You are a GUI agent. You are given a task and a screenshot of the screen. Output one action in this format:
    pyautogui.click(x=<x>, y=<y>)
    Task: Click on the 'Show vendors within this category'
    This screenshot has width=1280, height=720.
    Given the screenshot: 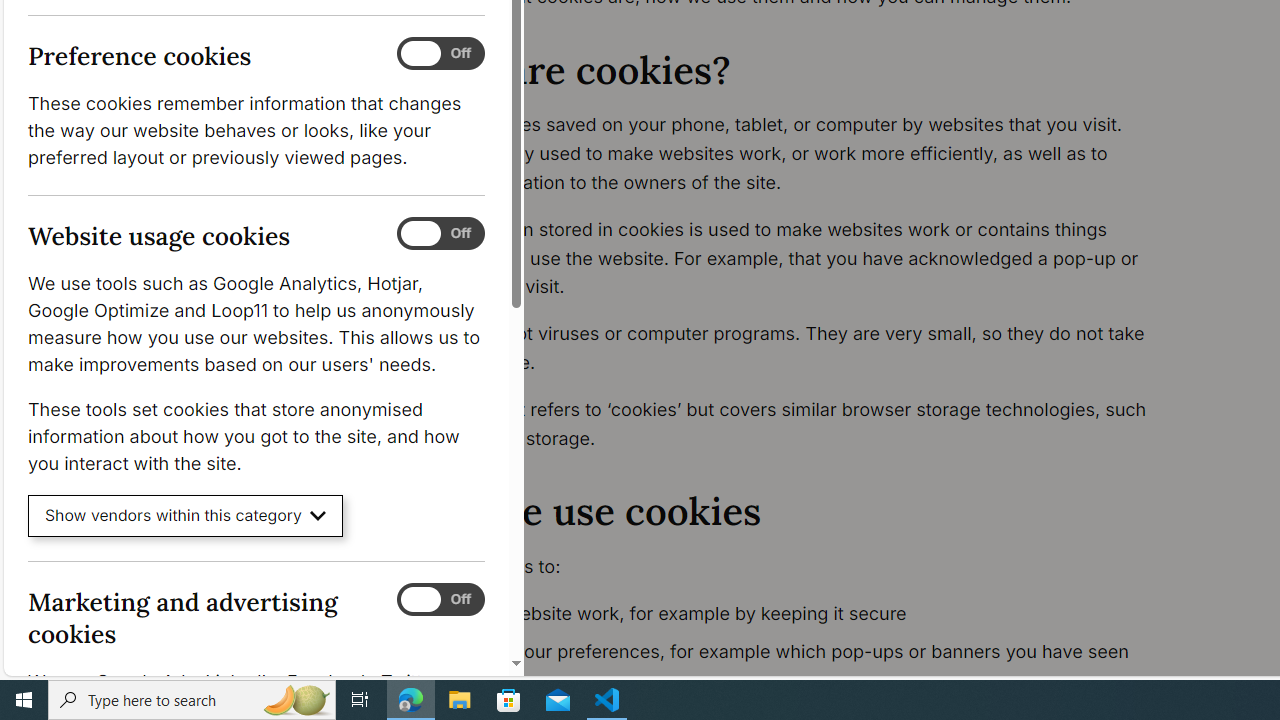 What is the action you would take?
    pyautogui.click(x=185, y=515)
    